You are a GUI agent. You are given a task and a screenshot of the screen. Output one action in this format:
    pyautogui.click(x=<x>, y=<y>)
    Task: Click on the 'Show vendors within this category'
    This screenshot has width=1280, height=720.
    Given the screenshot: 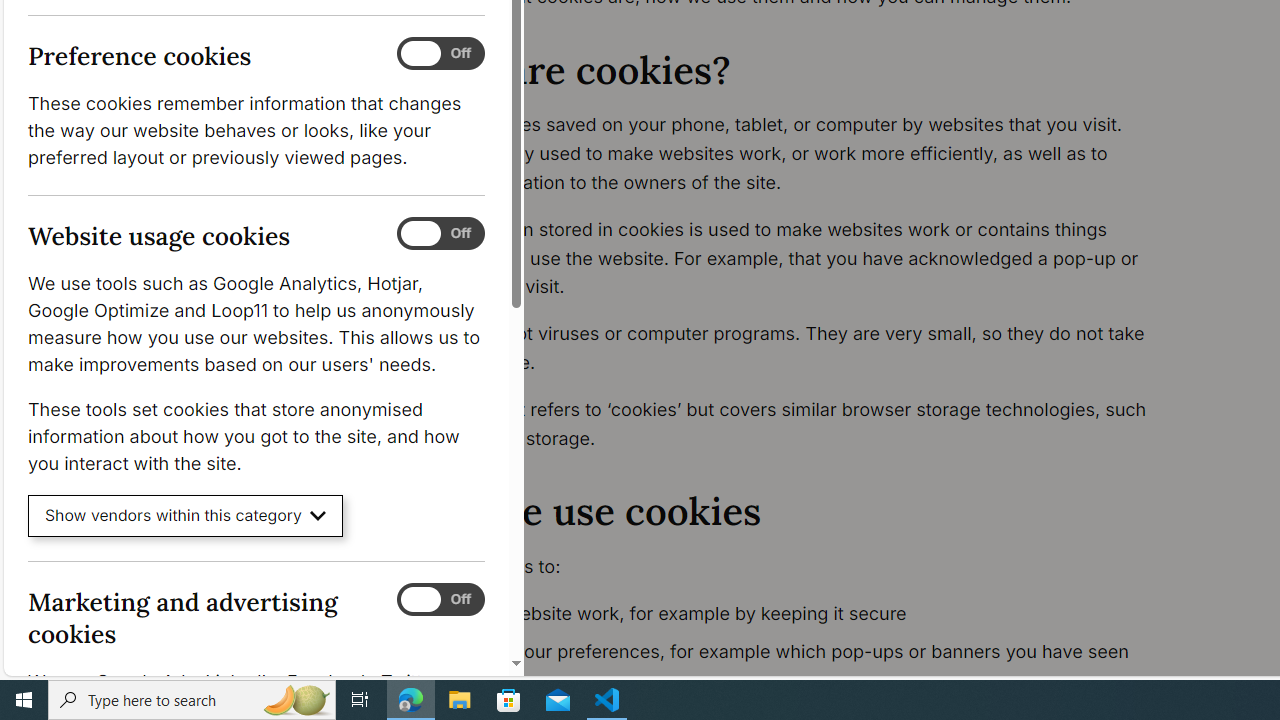 What is the action you would take?
    pyautogui.click(x=185, y=515)
    